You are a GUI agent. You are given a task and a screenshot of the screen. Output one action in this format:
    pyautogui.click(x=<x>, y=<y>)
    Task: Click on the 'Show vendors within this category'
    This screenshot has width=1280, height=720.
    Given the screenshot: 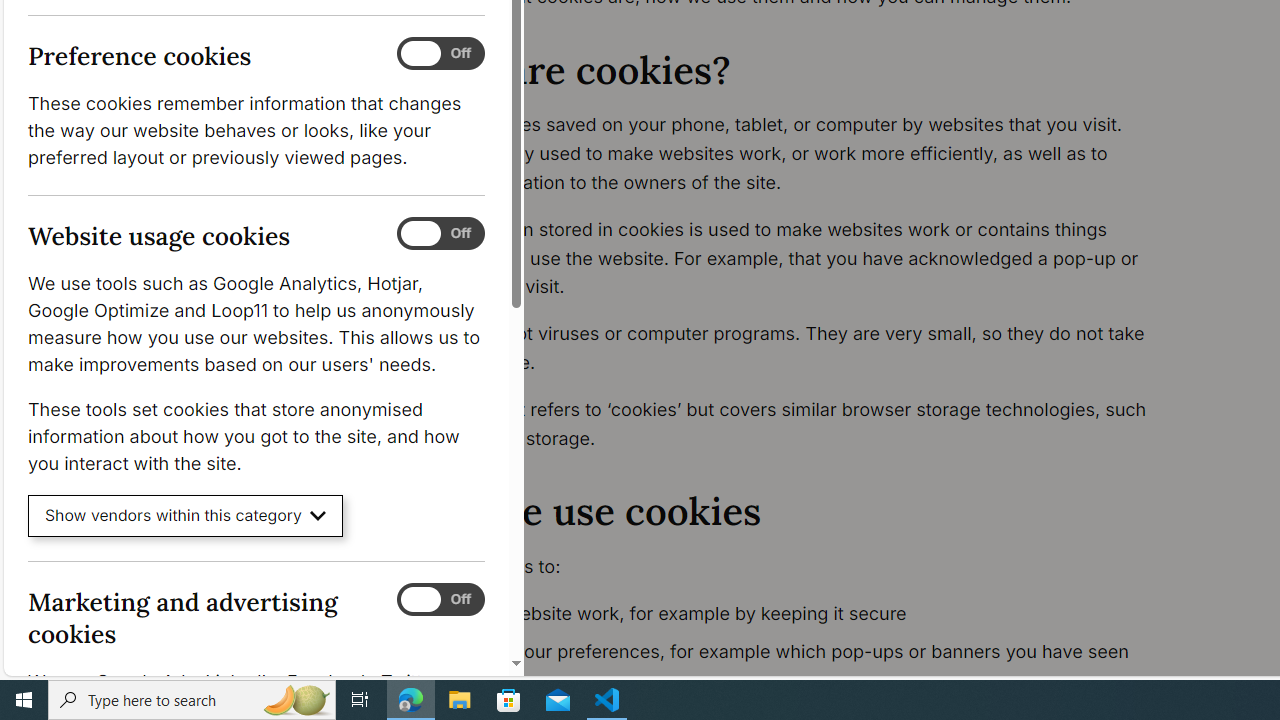 What is the action you would take?
    pyautogui.click(x=185, y=515)
    